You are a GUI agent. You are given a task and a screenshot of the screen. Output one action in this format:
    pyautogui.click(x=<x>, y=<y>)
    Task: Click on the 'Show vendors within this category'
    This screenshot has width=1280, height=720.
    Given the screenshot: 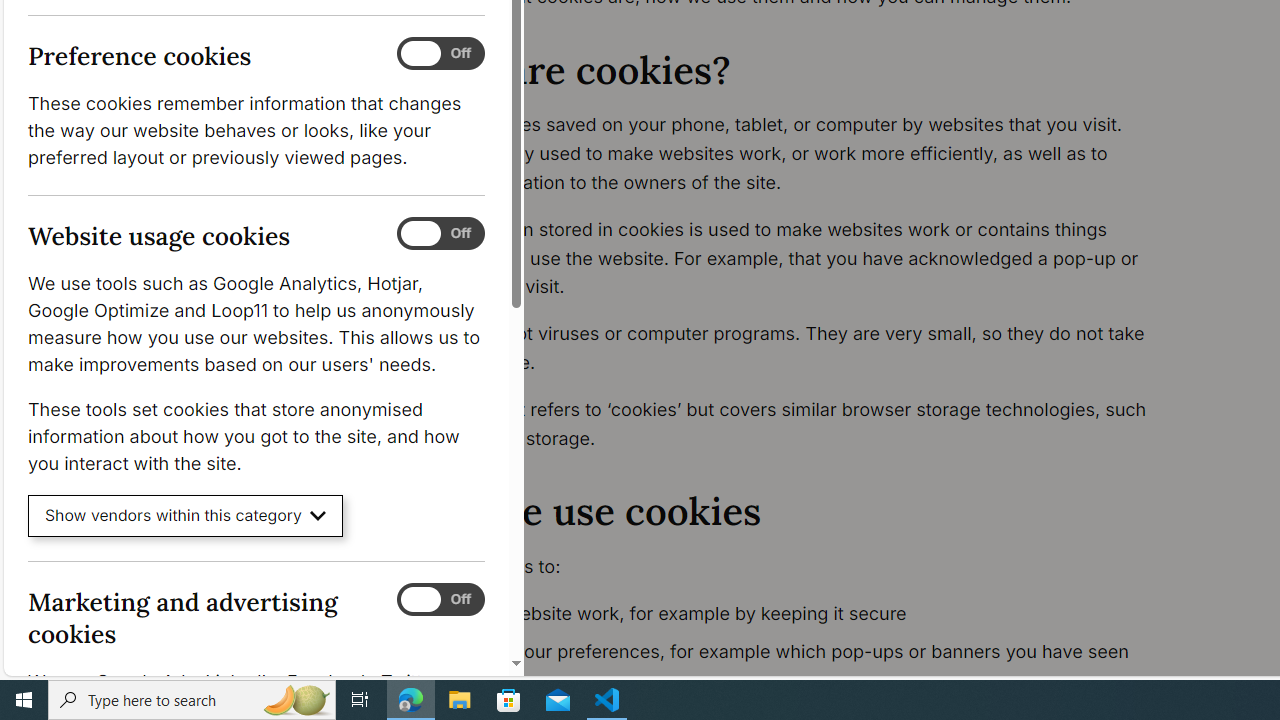 What is the action you would take?
    pyautogui.click(x=185, y=515)
    